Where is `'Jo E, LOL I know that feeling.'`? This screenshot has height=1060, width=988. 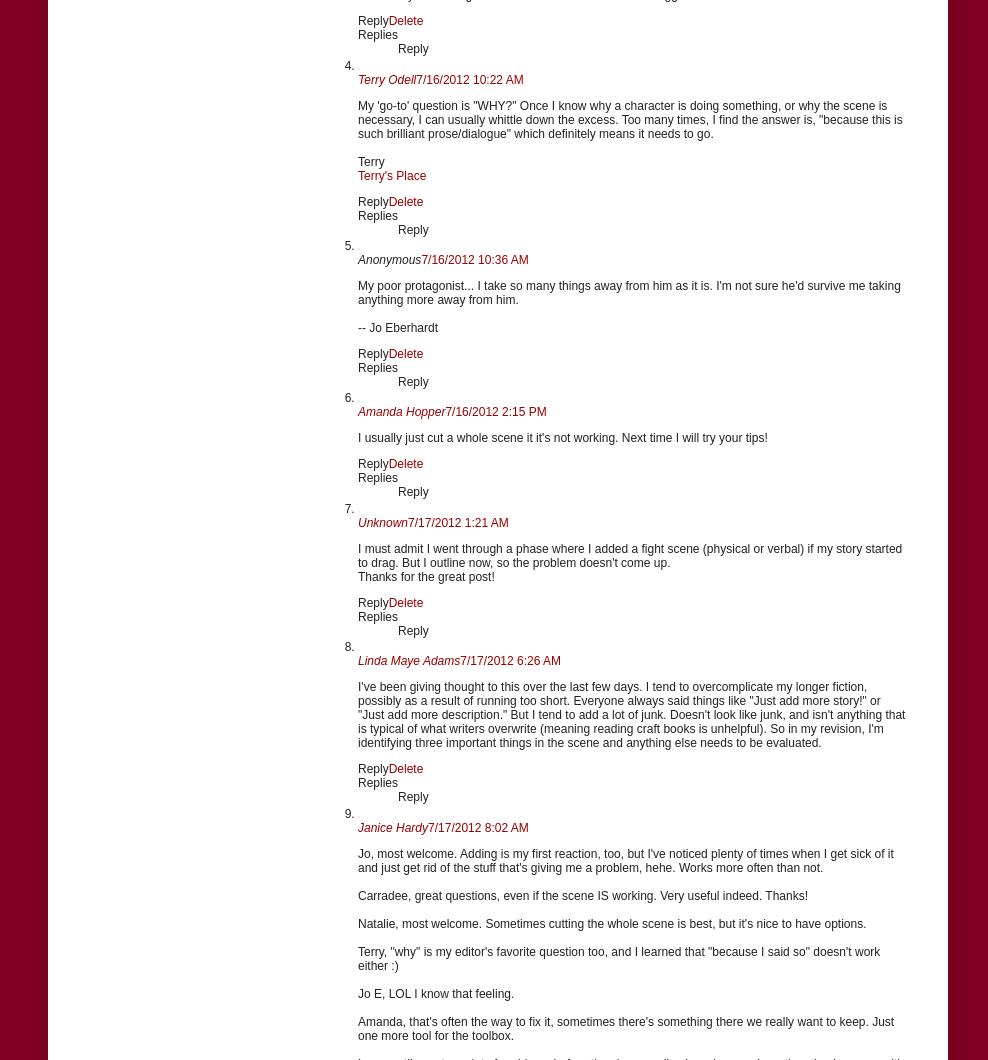 'Jo E, LOL I know that feeling.' is located at coordinates (436, 992).